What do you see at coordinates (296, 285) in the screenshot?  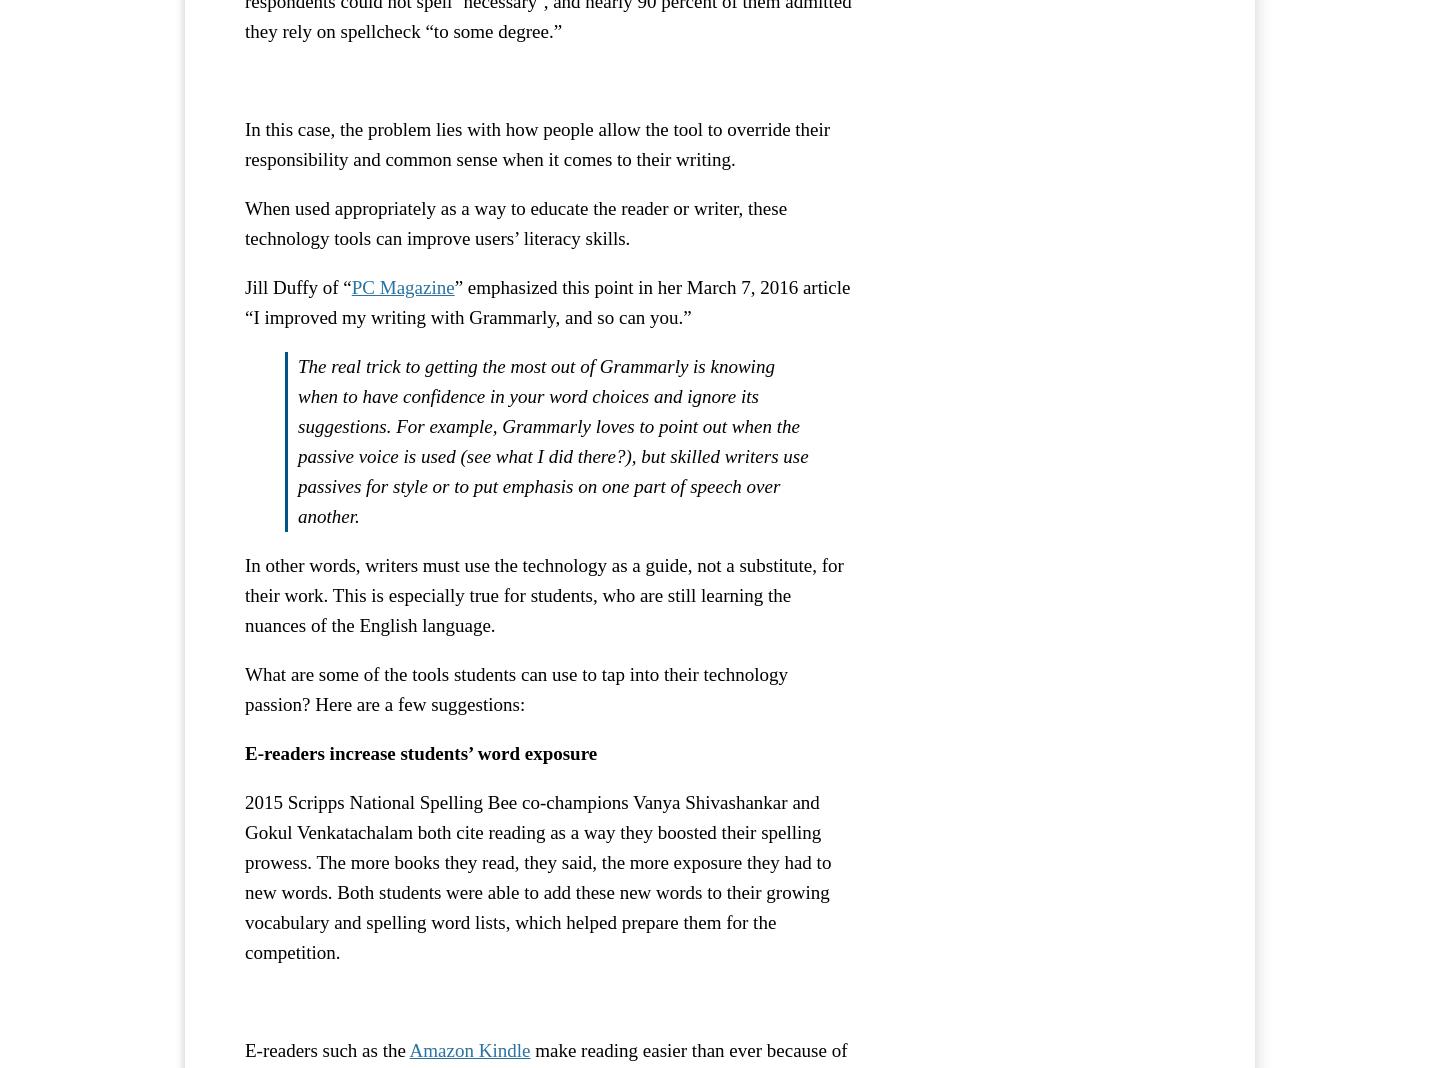 I see `'Jill Duffy of “'` at bounding box center [296, 285].